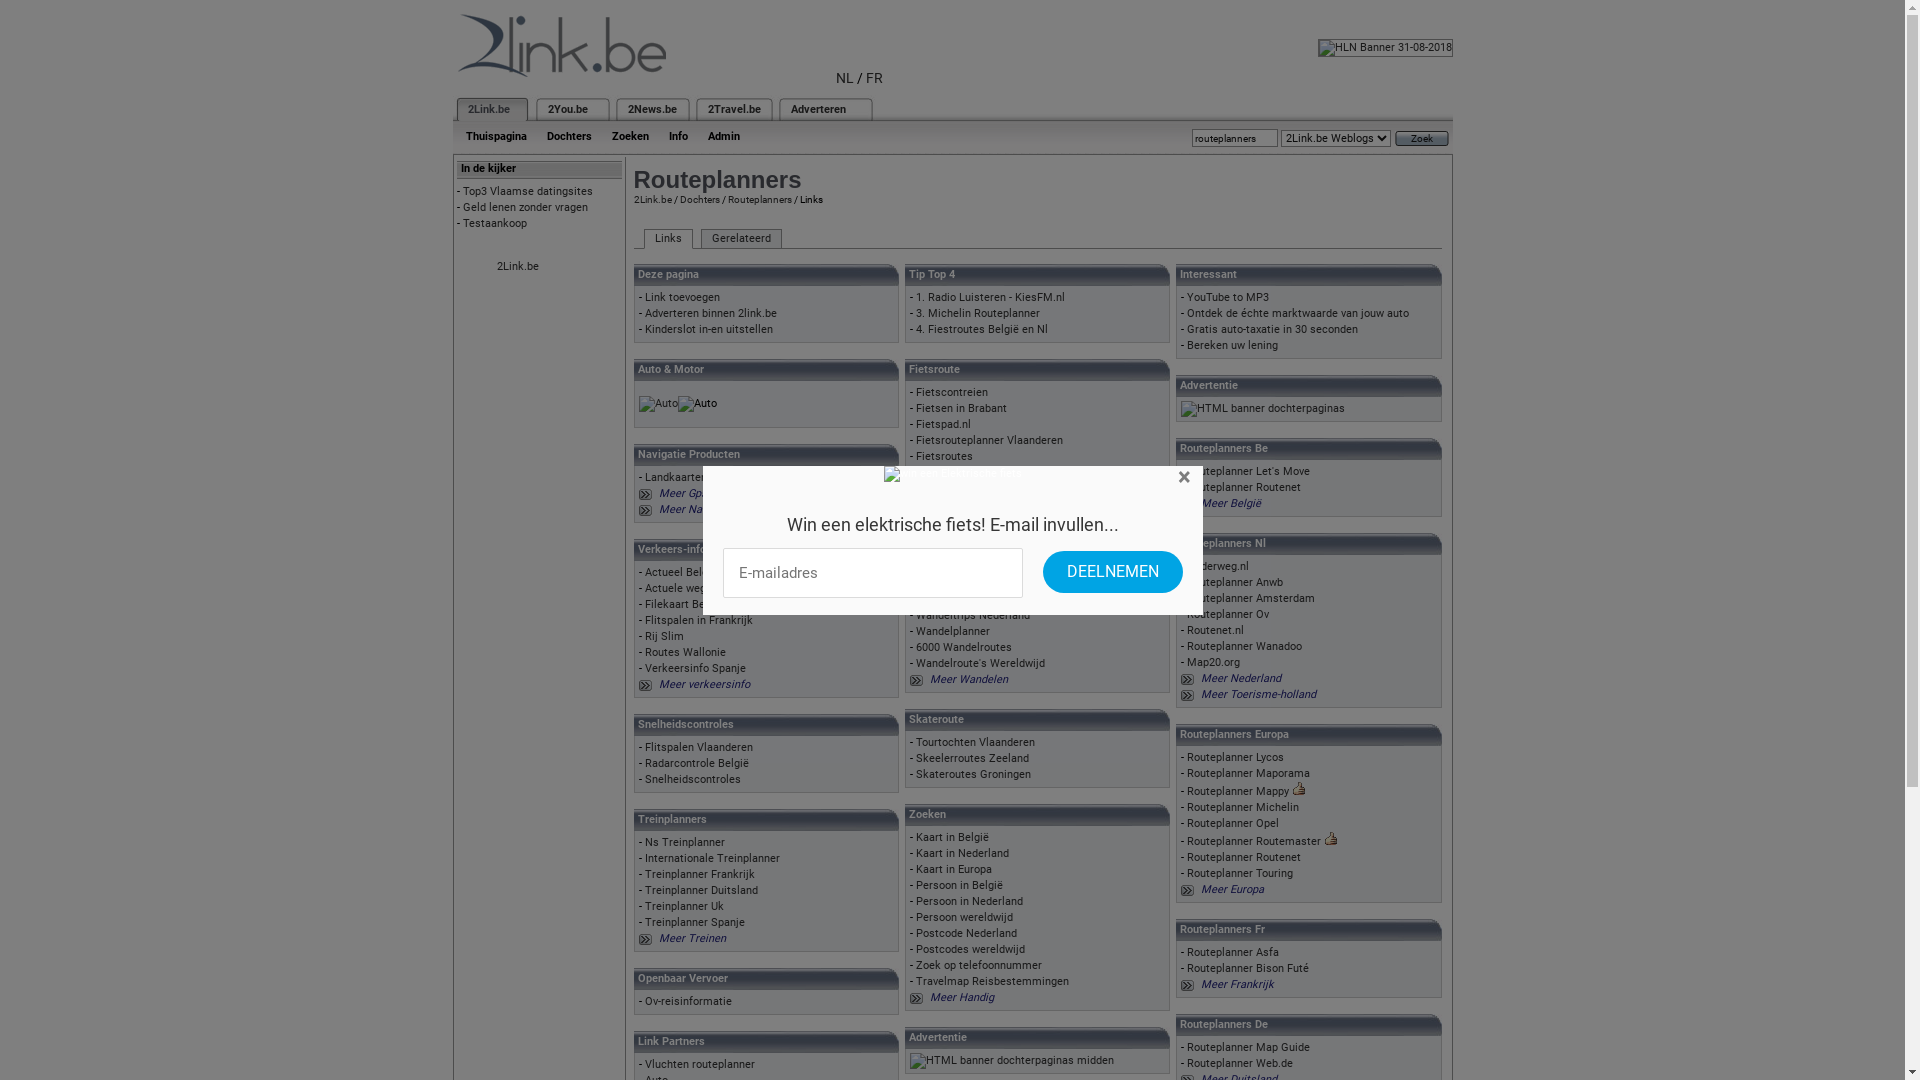  What do you see at coordinates (1186, 856) in the screenshot?
I see `'Routeplanner Routenet'` at bounding box center [1186, 856].